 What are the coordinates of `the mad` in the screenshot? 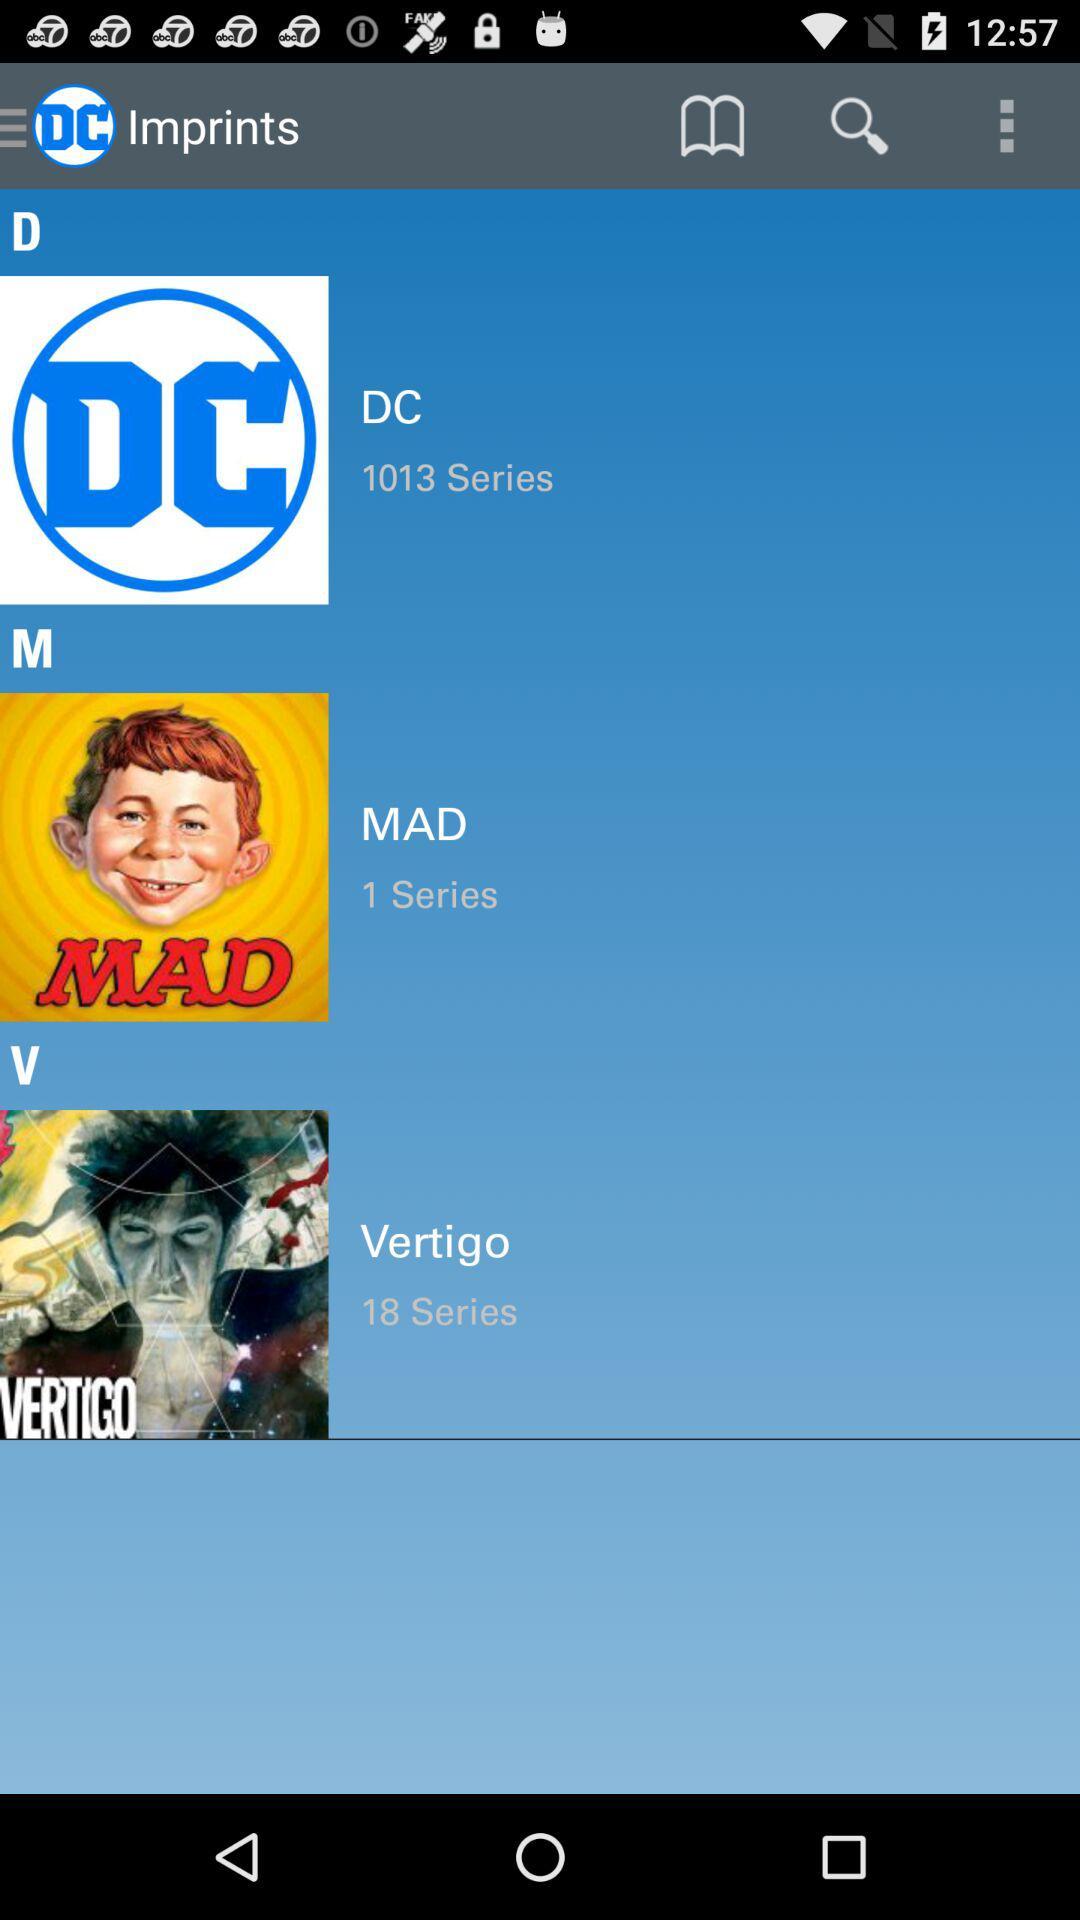 It's located at (703, 824).